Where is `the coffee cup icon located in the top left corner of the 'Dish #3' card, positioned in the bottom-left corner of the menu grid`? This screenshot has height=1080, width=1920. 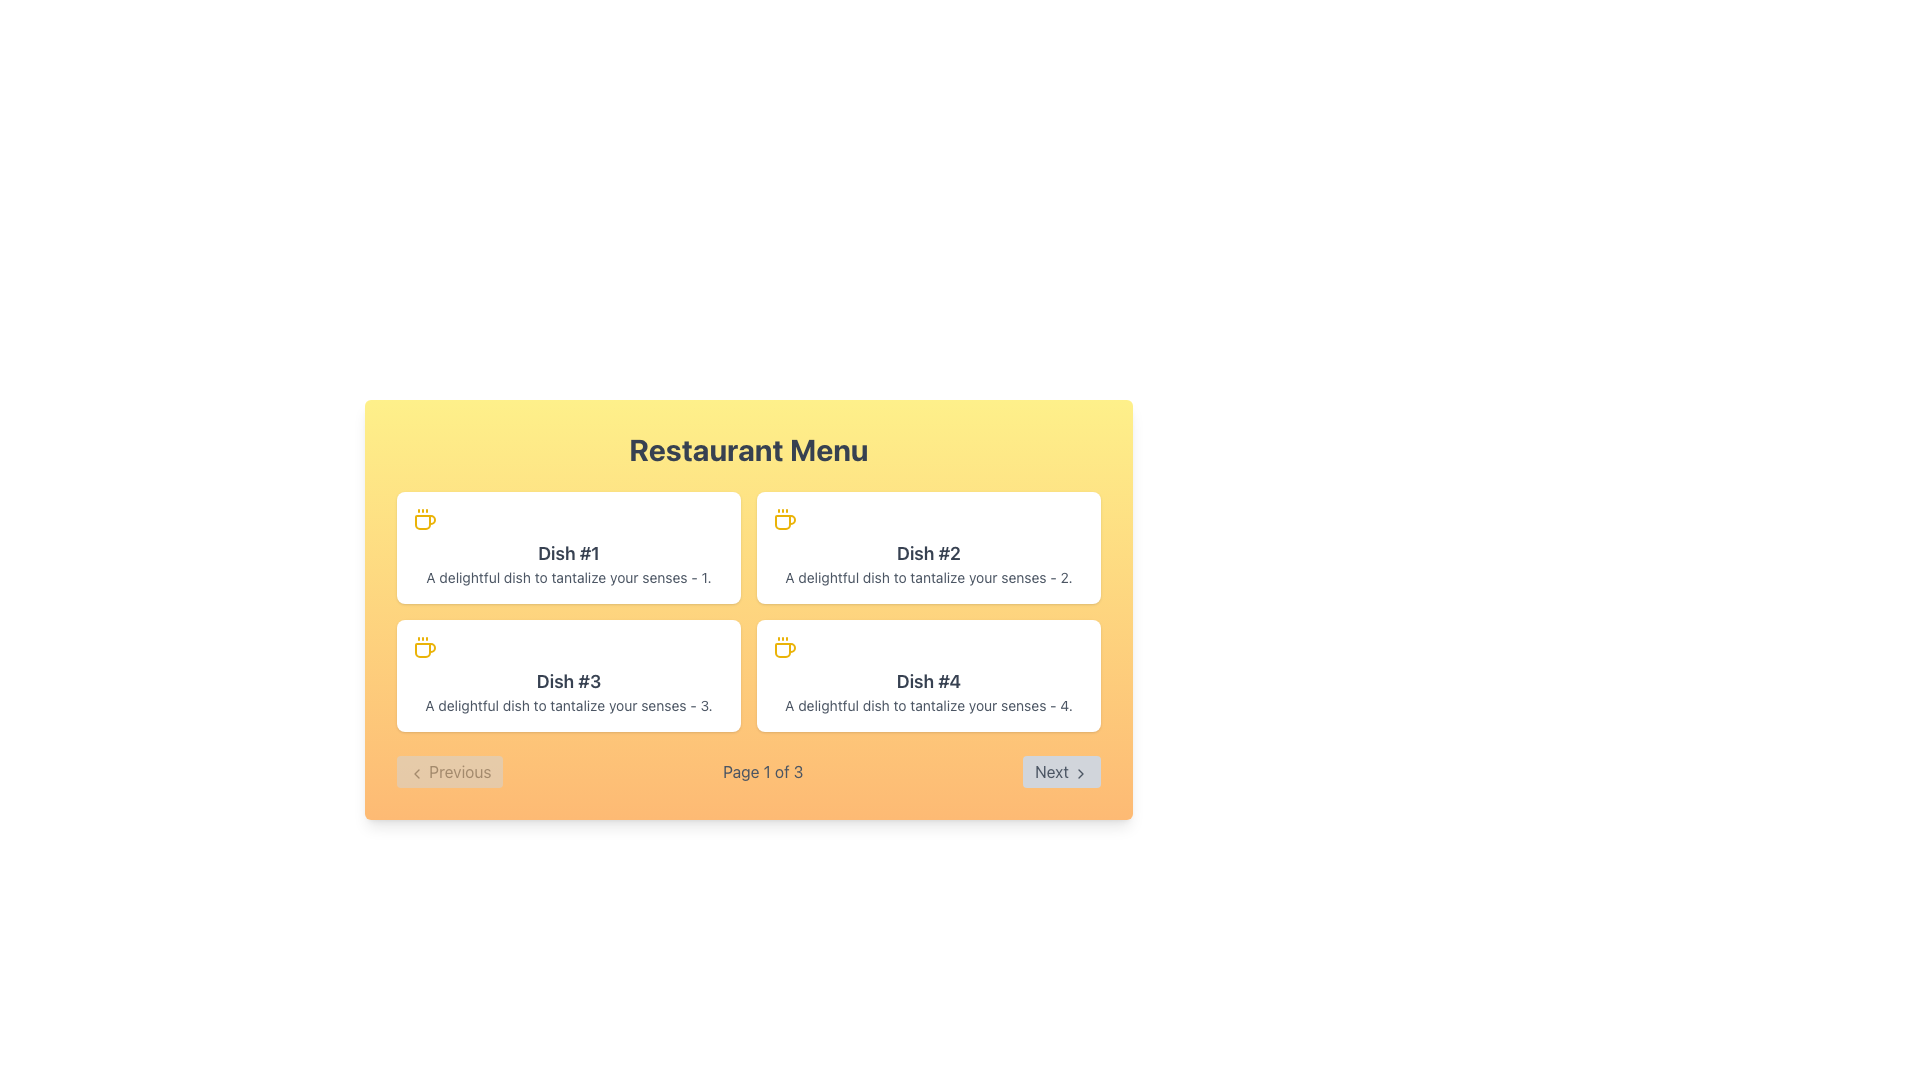
the coffee cup icon located in the top left corner of the 'Dish #3' card, positioned in the bottom-left corner of the menu grid is located at coordinates (424, 648).